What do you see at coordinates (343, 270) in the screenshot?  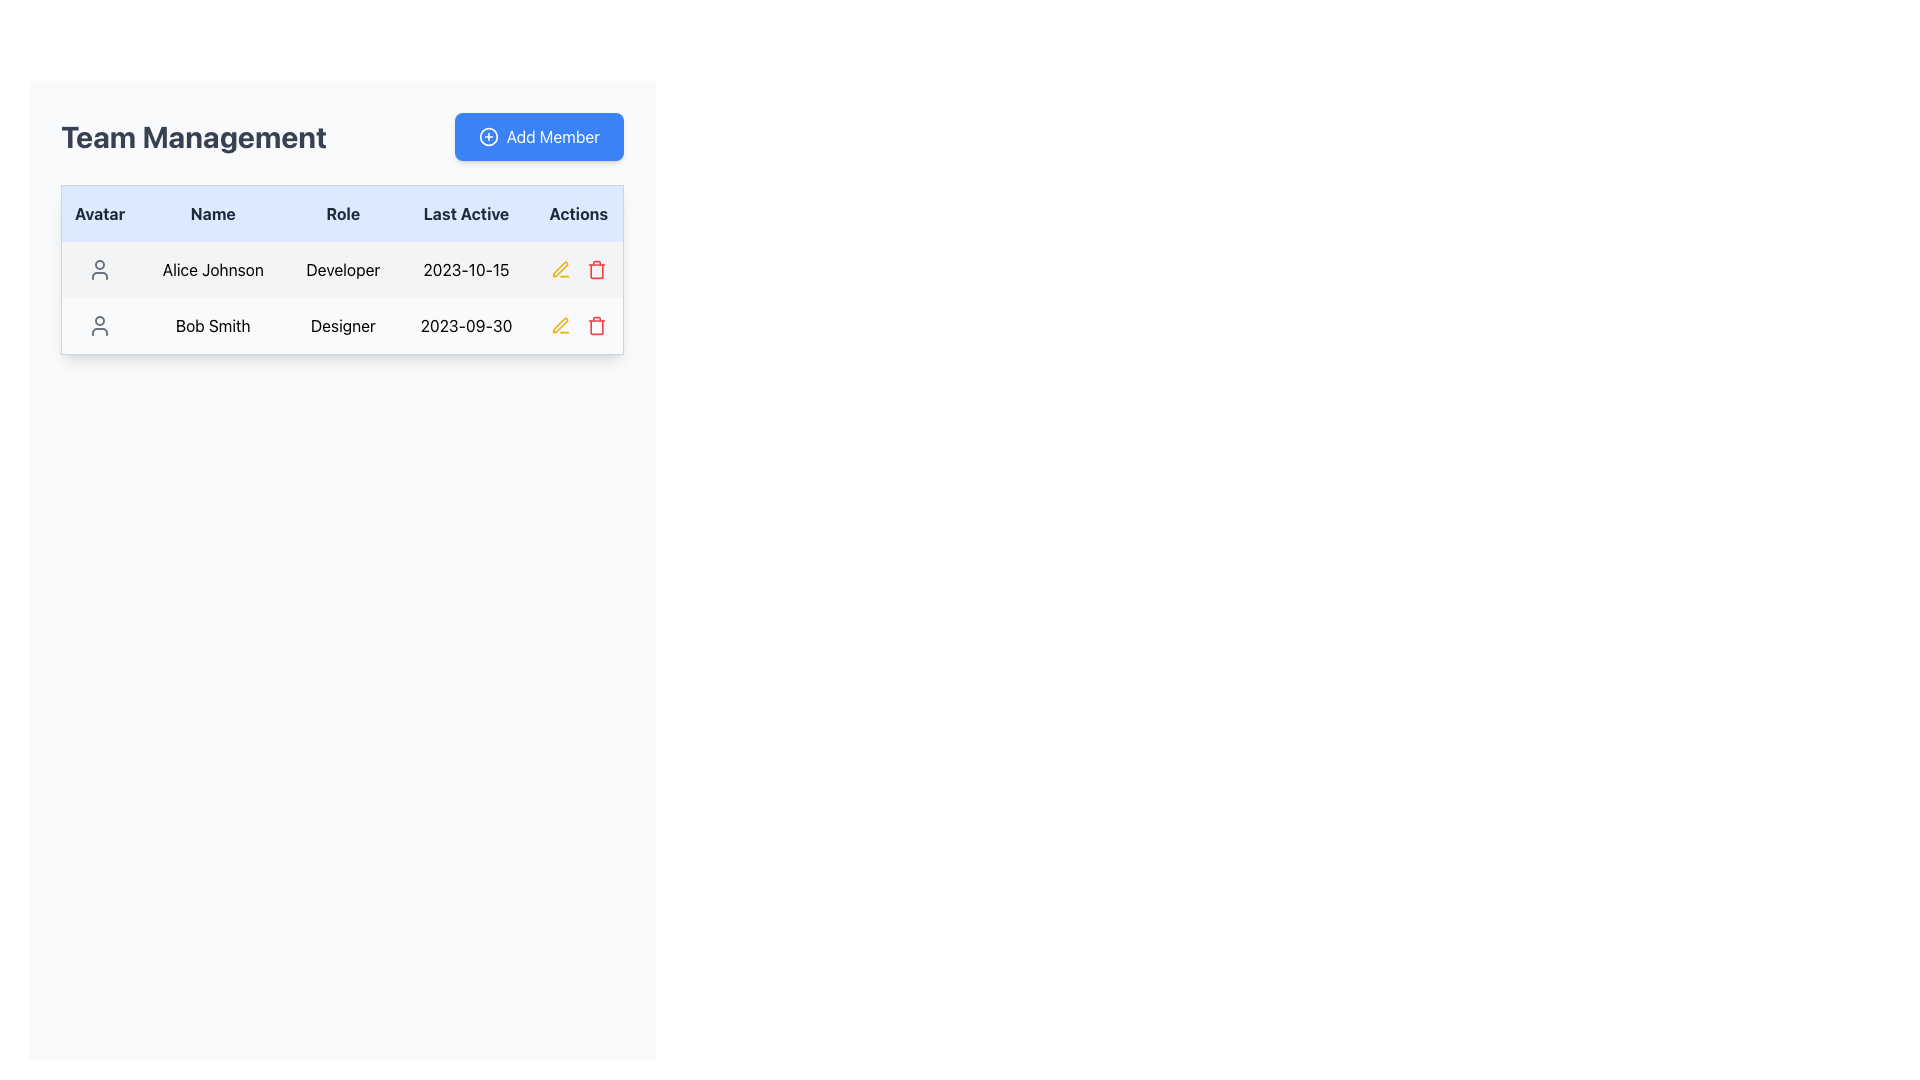 I see `informational text label indicating the role of the individual in the same row as 'Alice Johnson' in the table` at bounding box center [343, 270].